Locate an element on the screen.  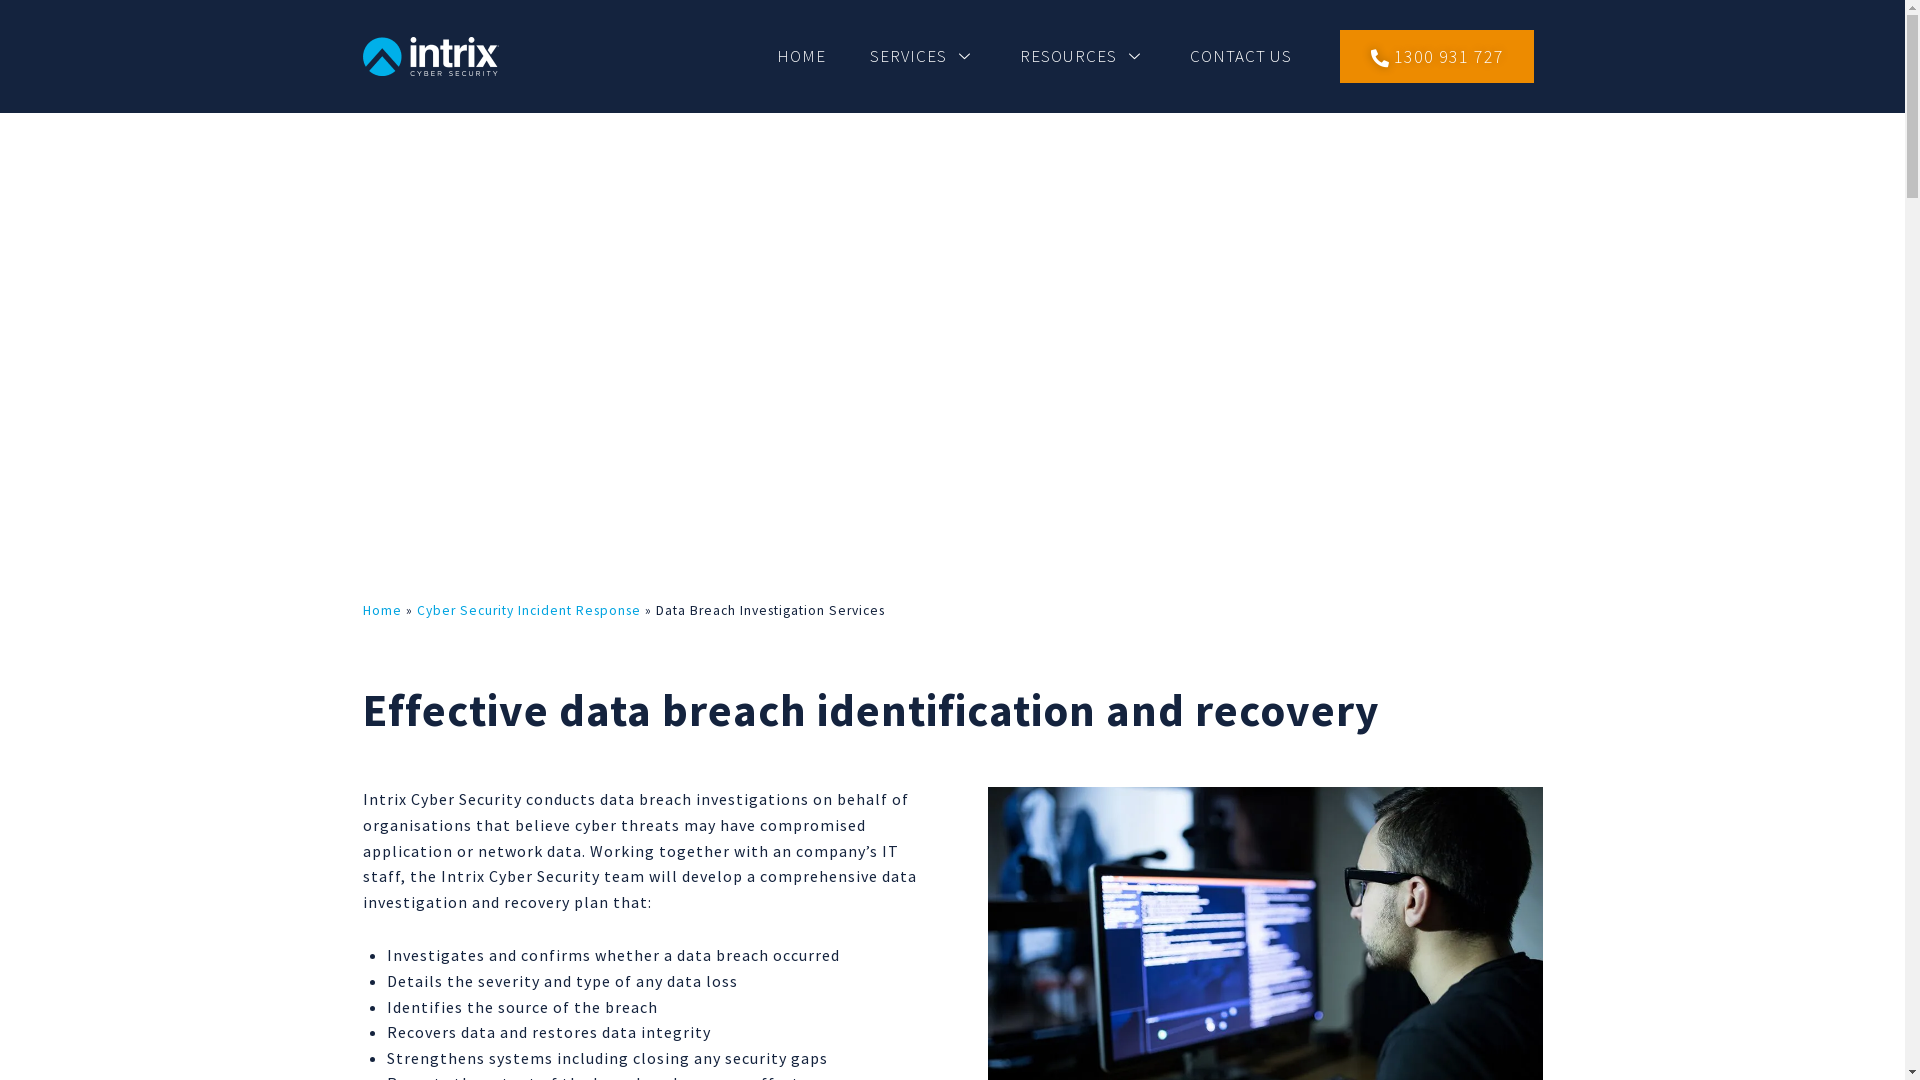
'Home' is located at coordinates (381, 609).